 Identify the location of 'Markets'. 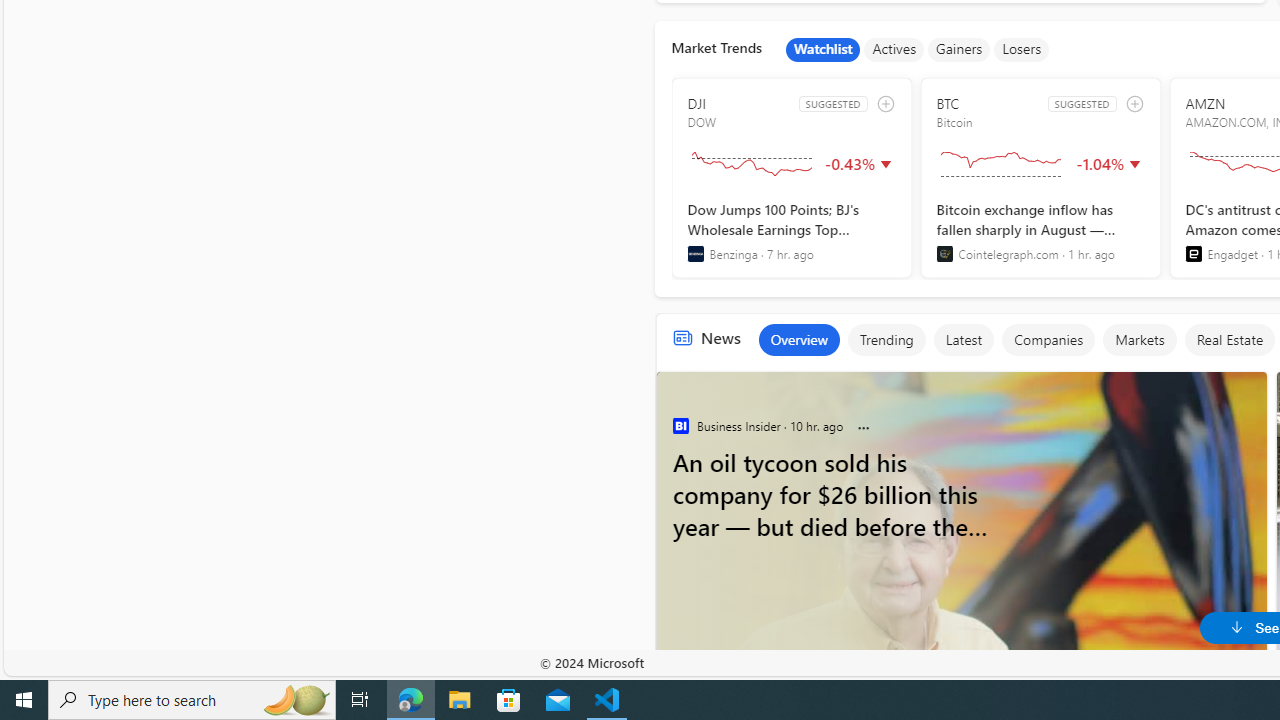
(1139, 338).